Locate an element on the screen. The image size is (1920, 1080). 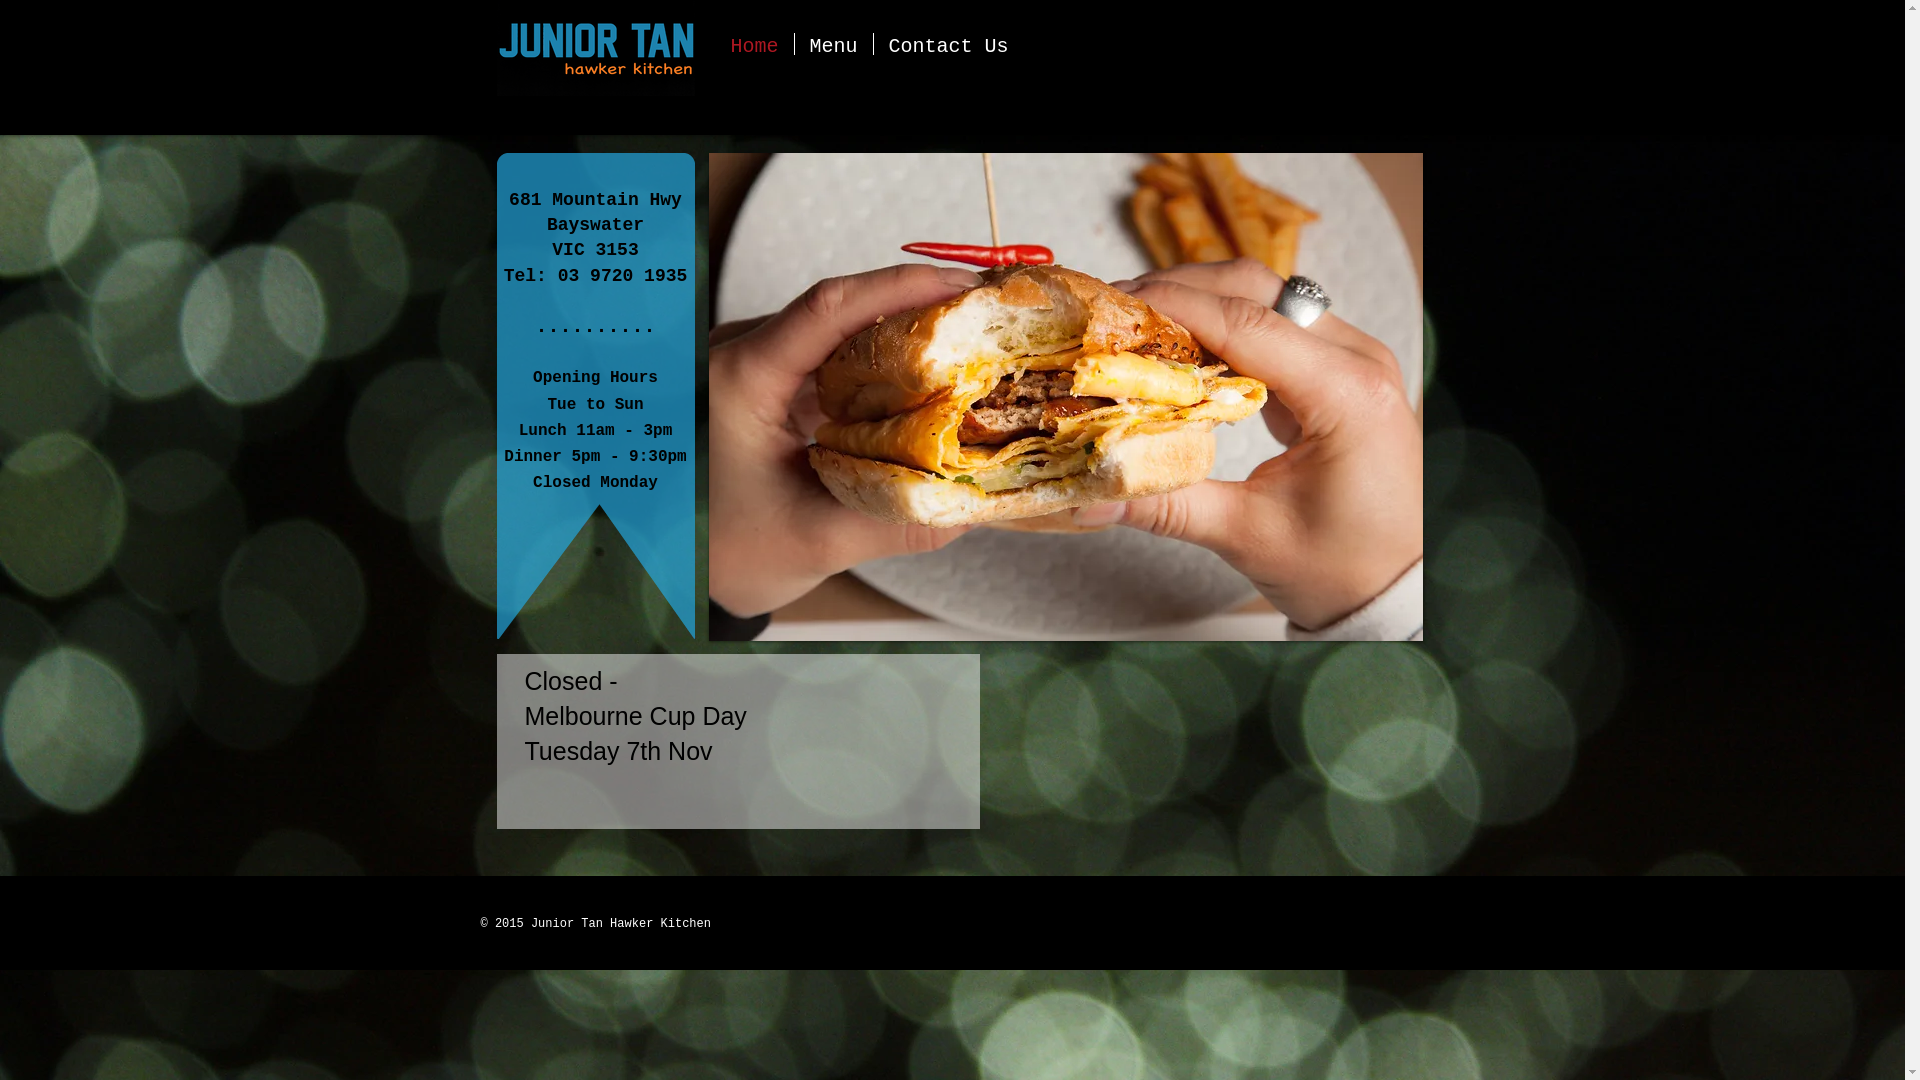
'Home' is located at coordinates (753, 43).